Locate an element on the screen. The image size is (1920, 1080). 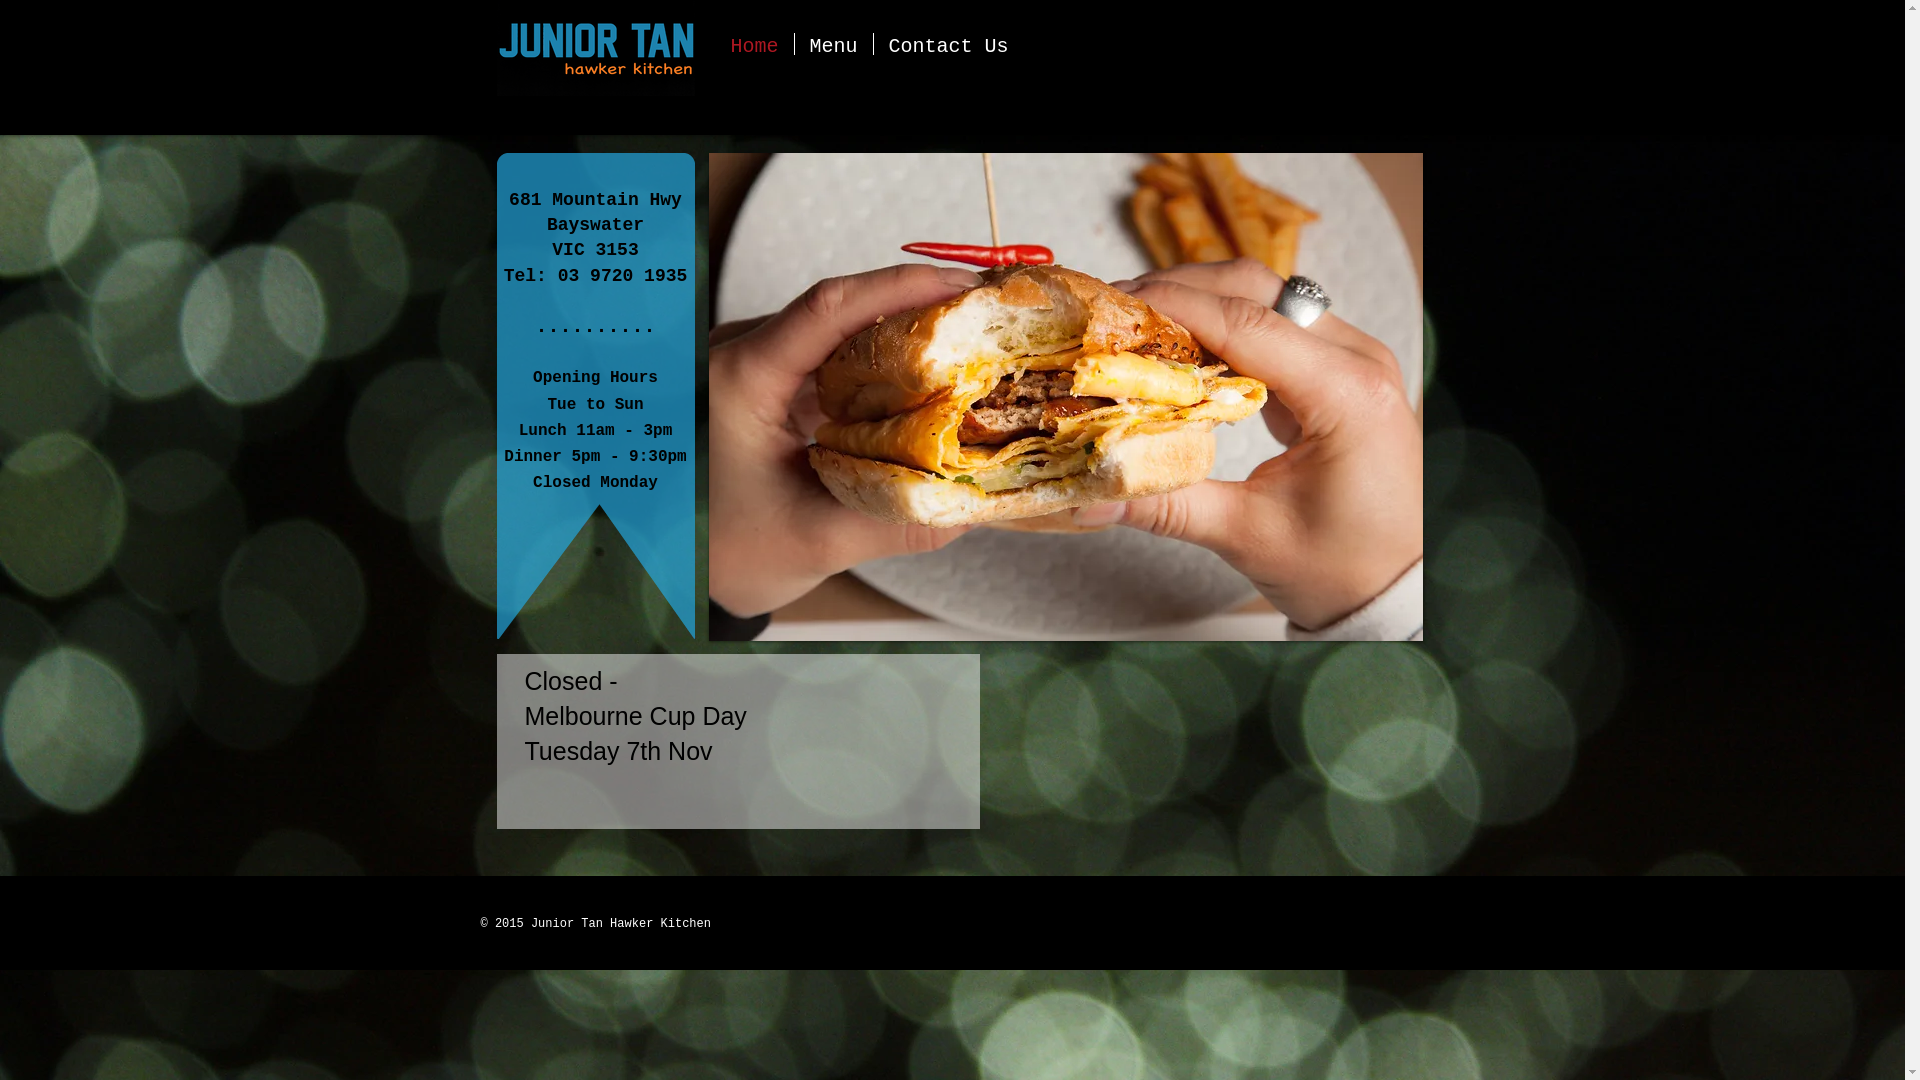
'Home' is located at coordinates (753, 43).